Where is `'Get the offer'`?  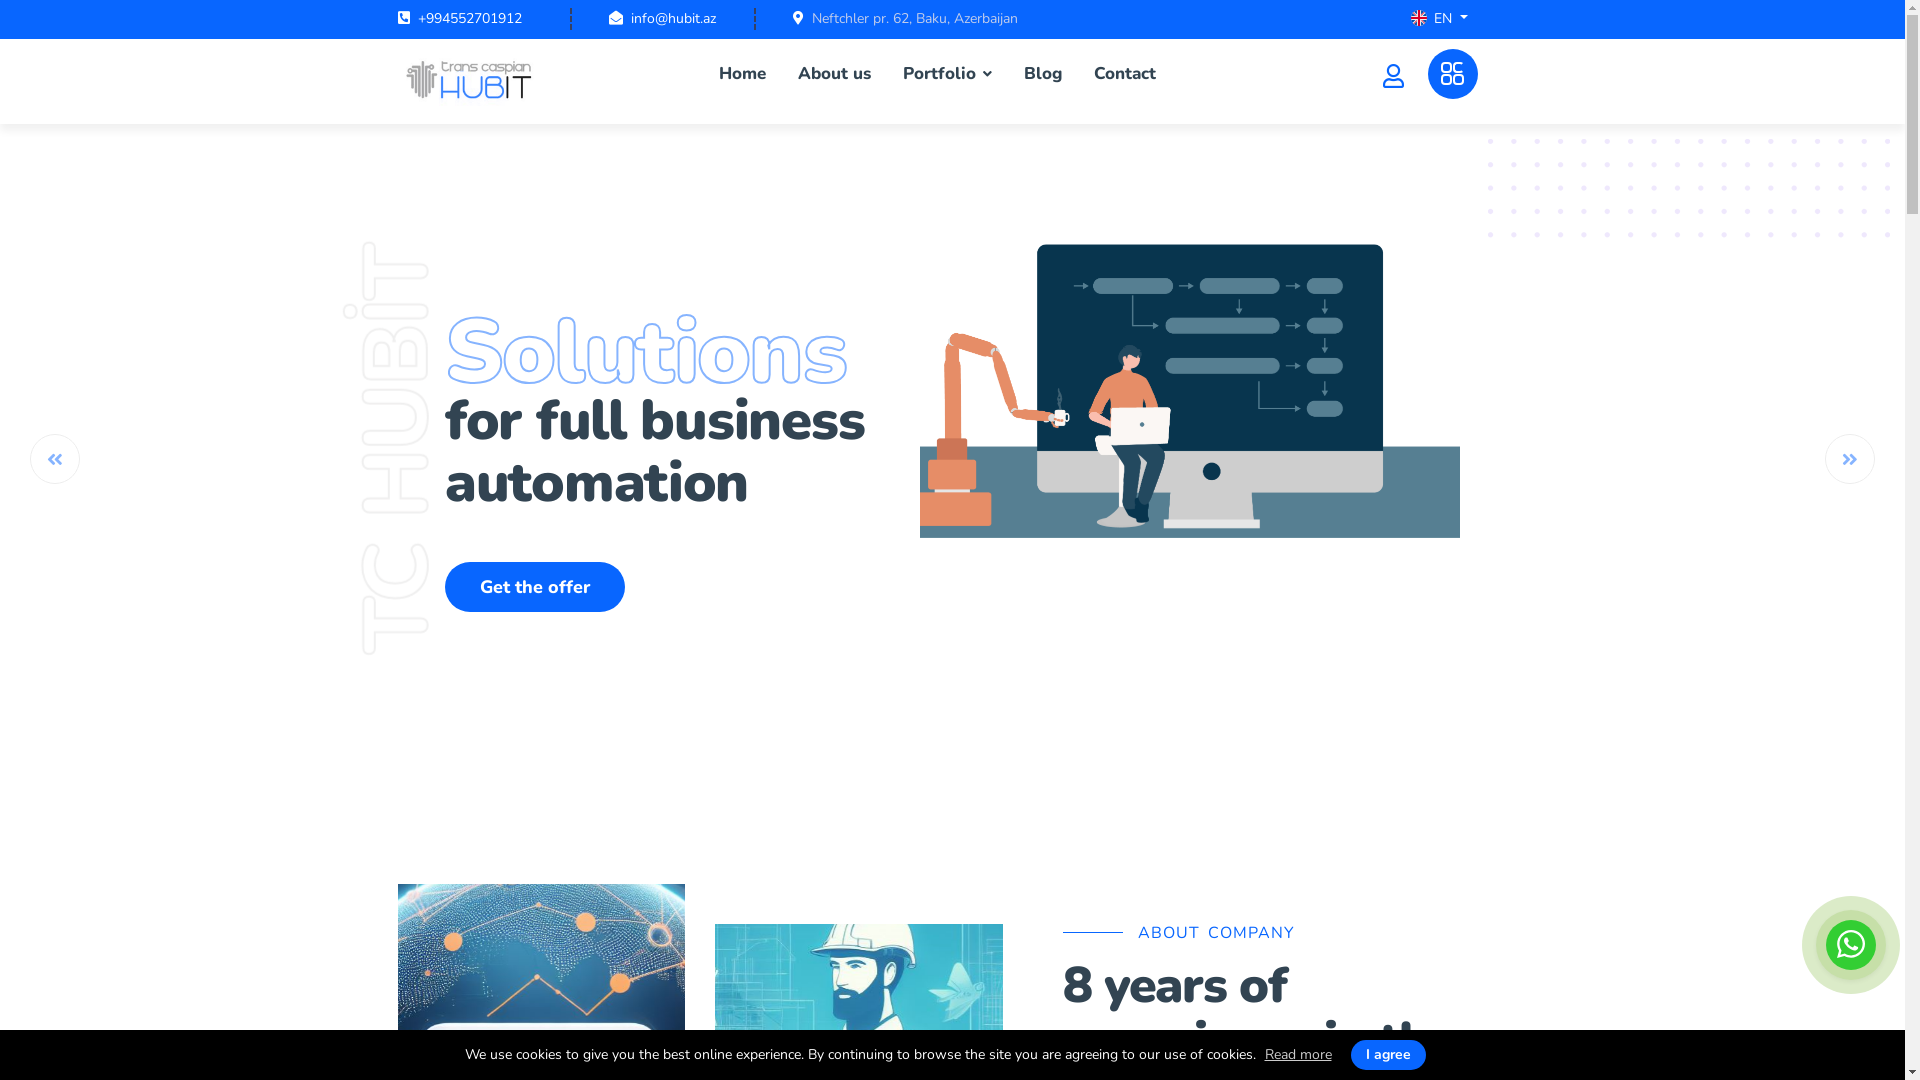 'Get the offer' is located at coordinates (534, 585).